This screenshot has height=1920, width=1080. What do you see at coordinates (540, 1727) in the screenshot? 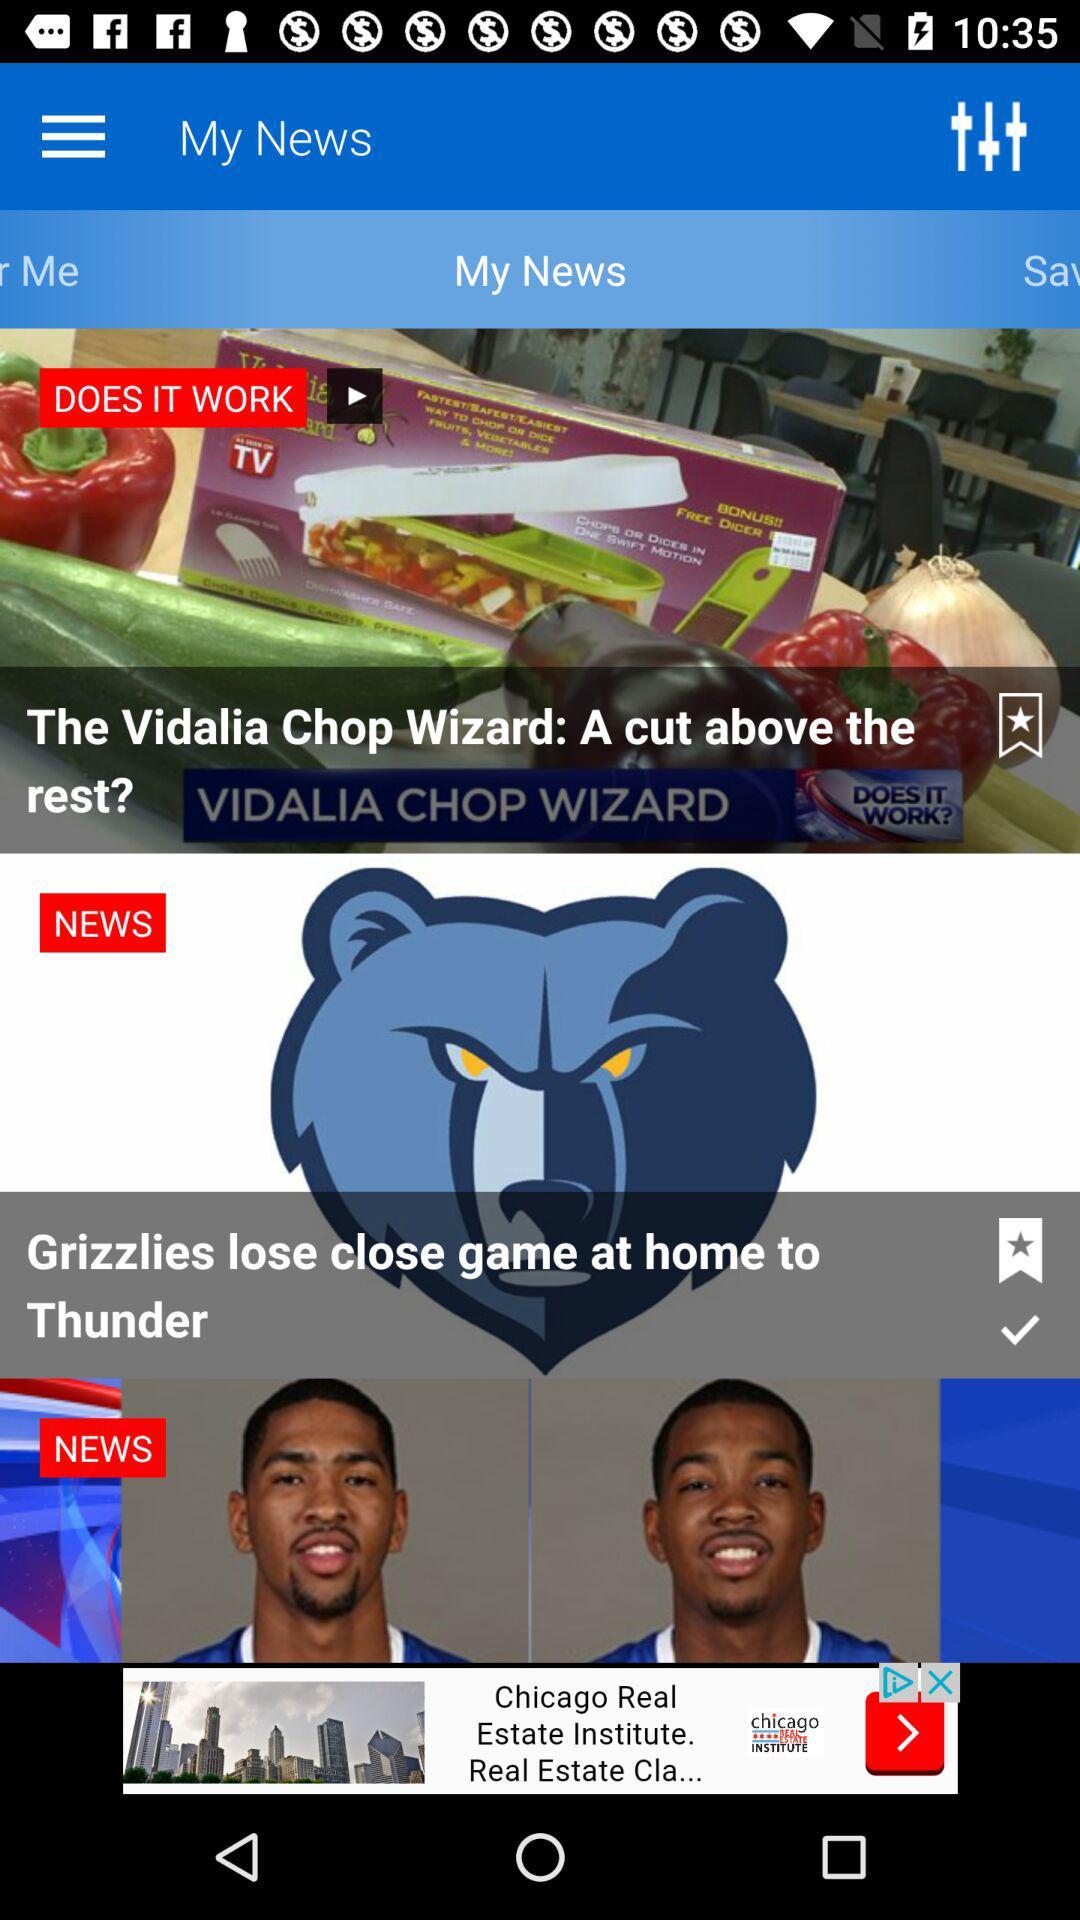
I see `open advertisement` at bounding box center [540, 1727].